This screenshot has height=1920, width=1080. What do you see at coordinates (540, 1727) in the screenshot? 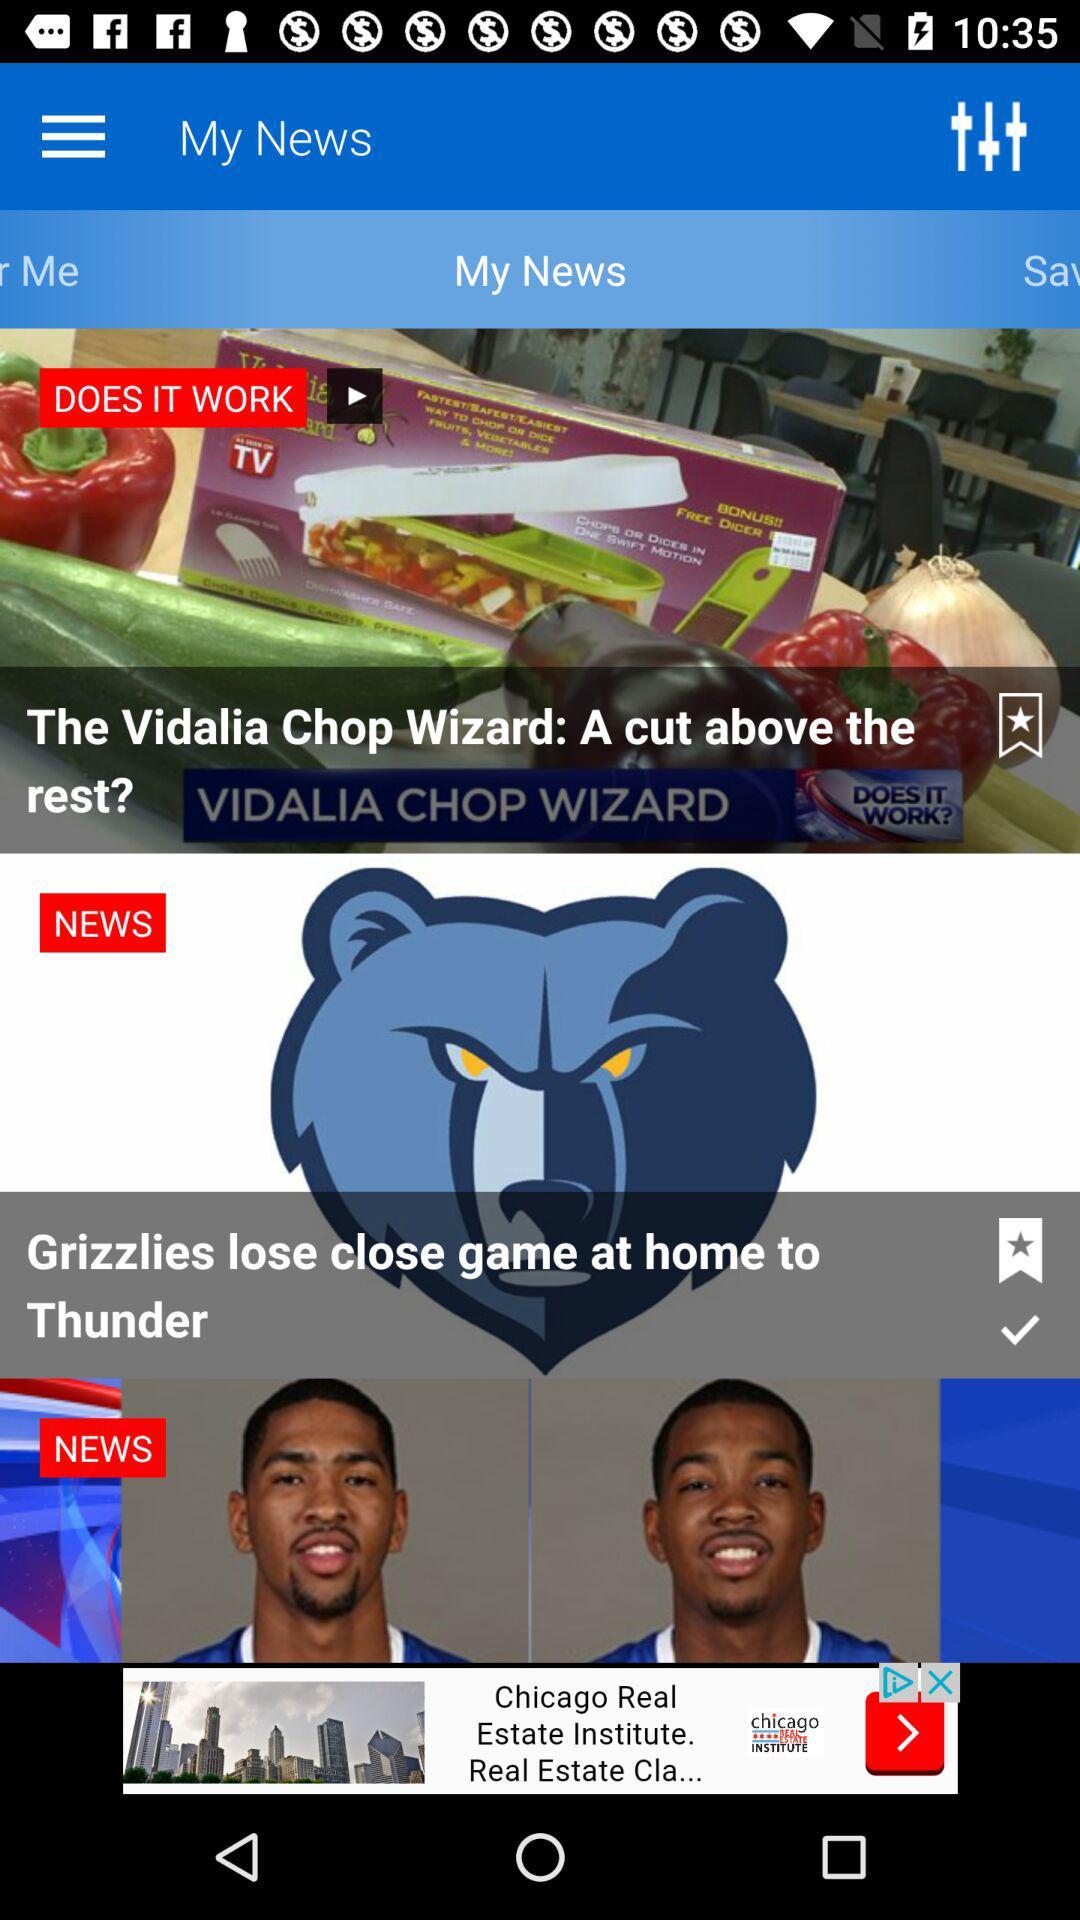
I see `open advertisement` at bounding box center [540, 1727].